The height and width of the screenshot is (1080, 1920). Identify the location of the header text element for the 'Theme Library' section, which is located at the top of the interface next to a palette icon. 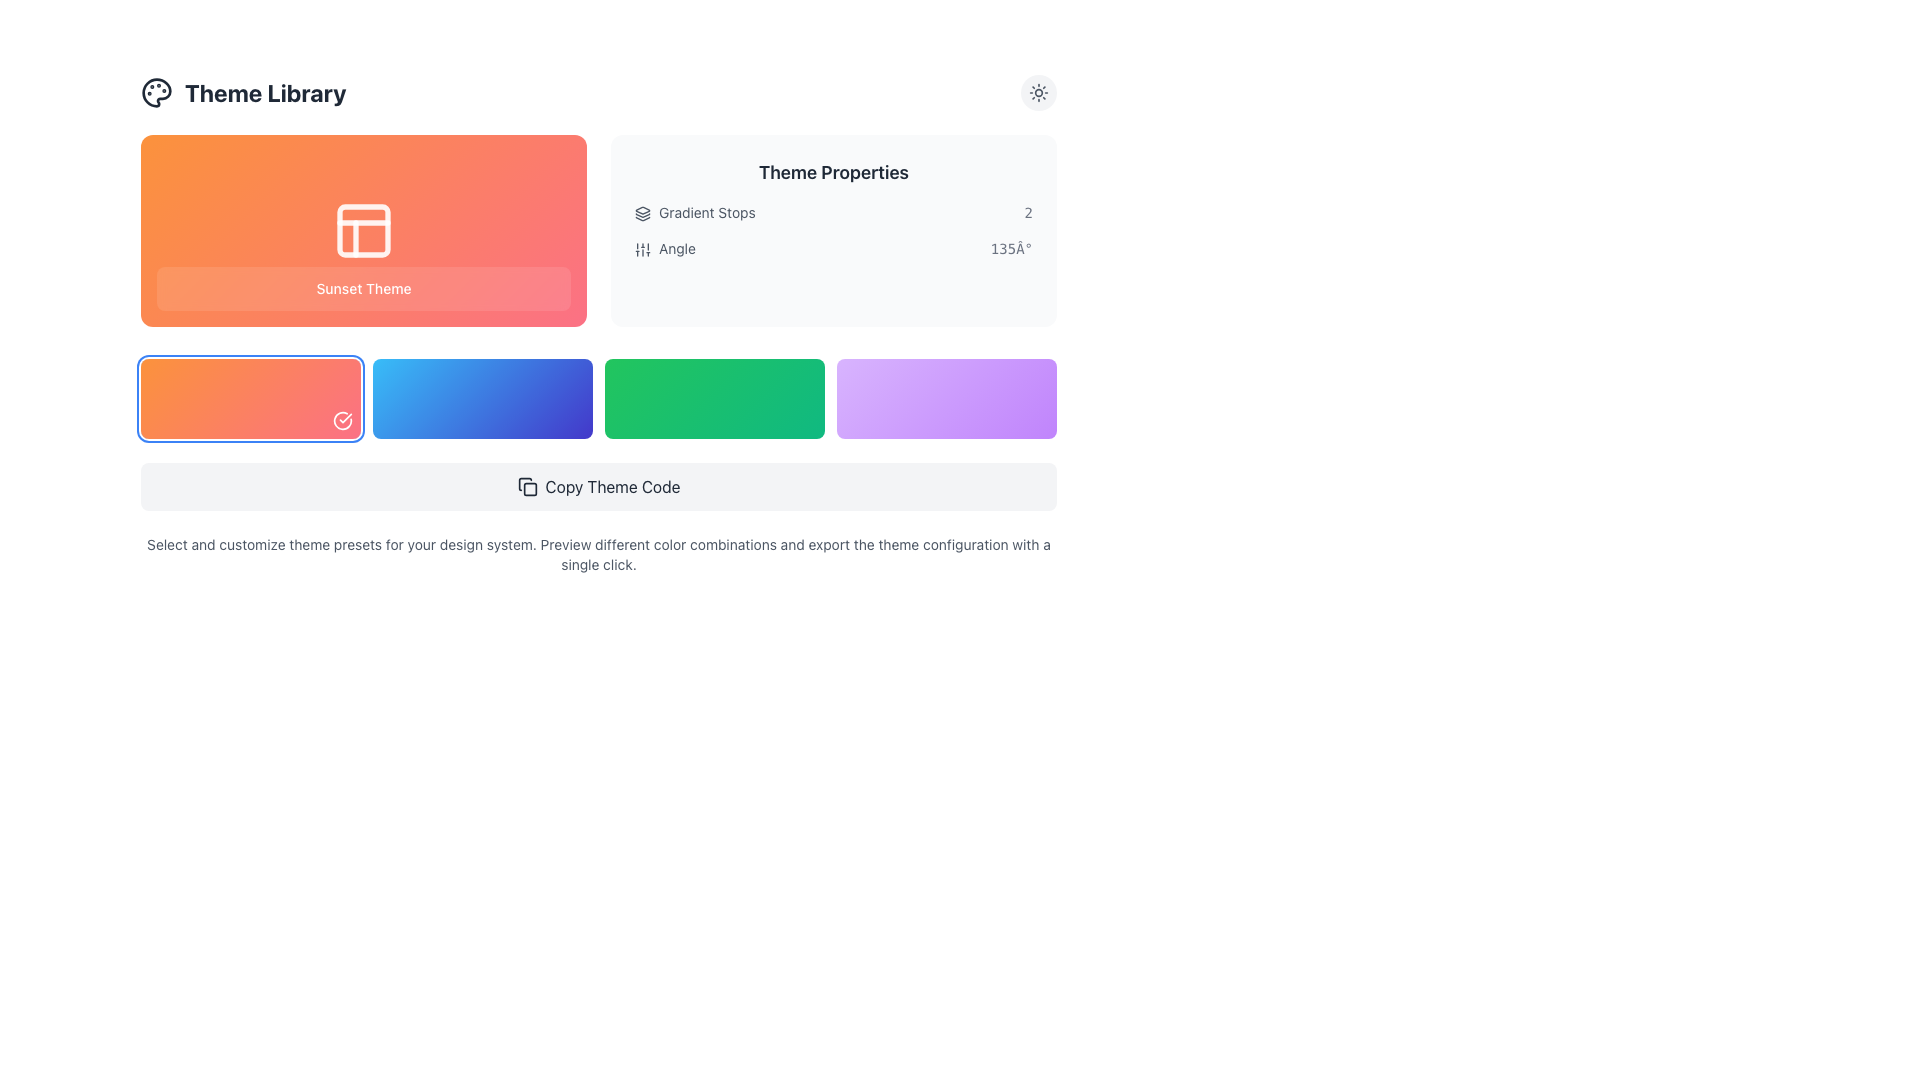
(264, 92).